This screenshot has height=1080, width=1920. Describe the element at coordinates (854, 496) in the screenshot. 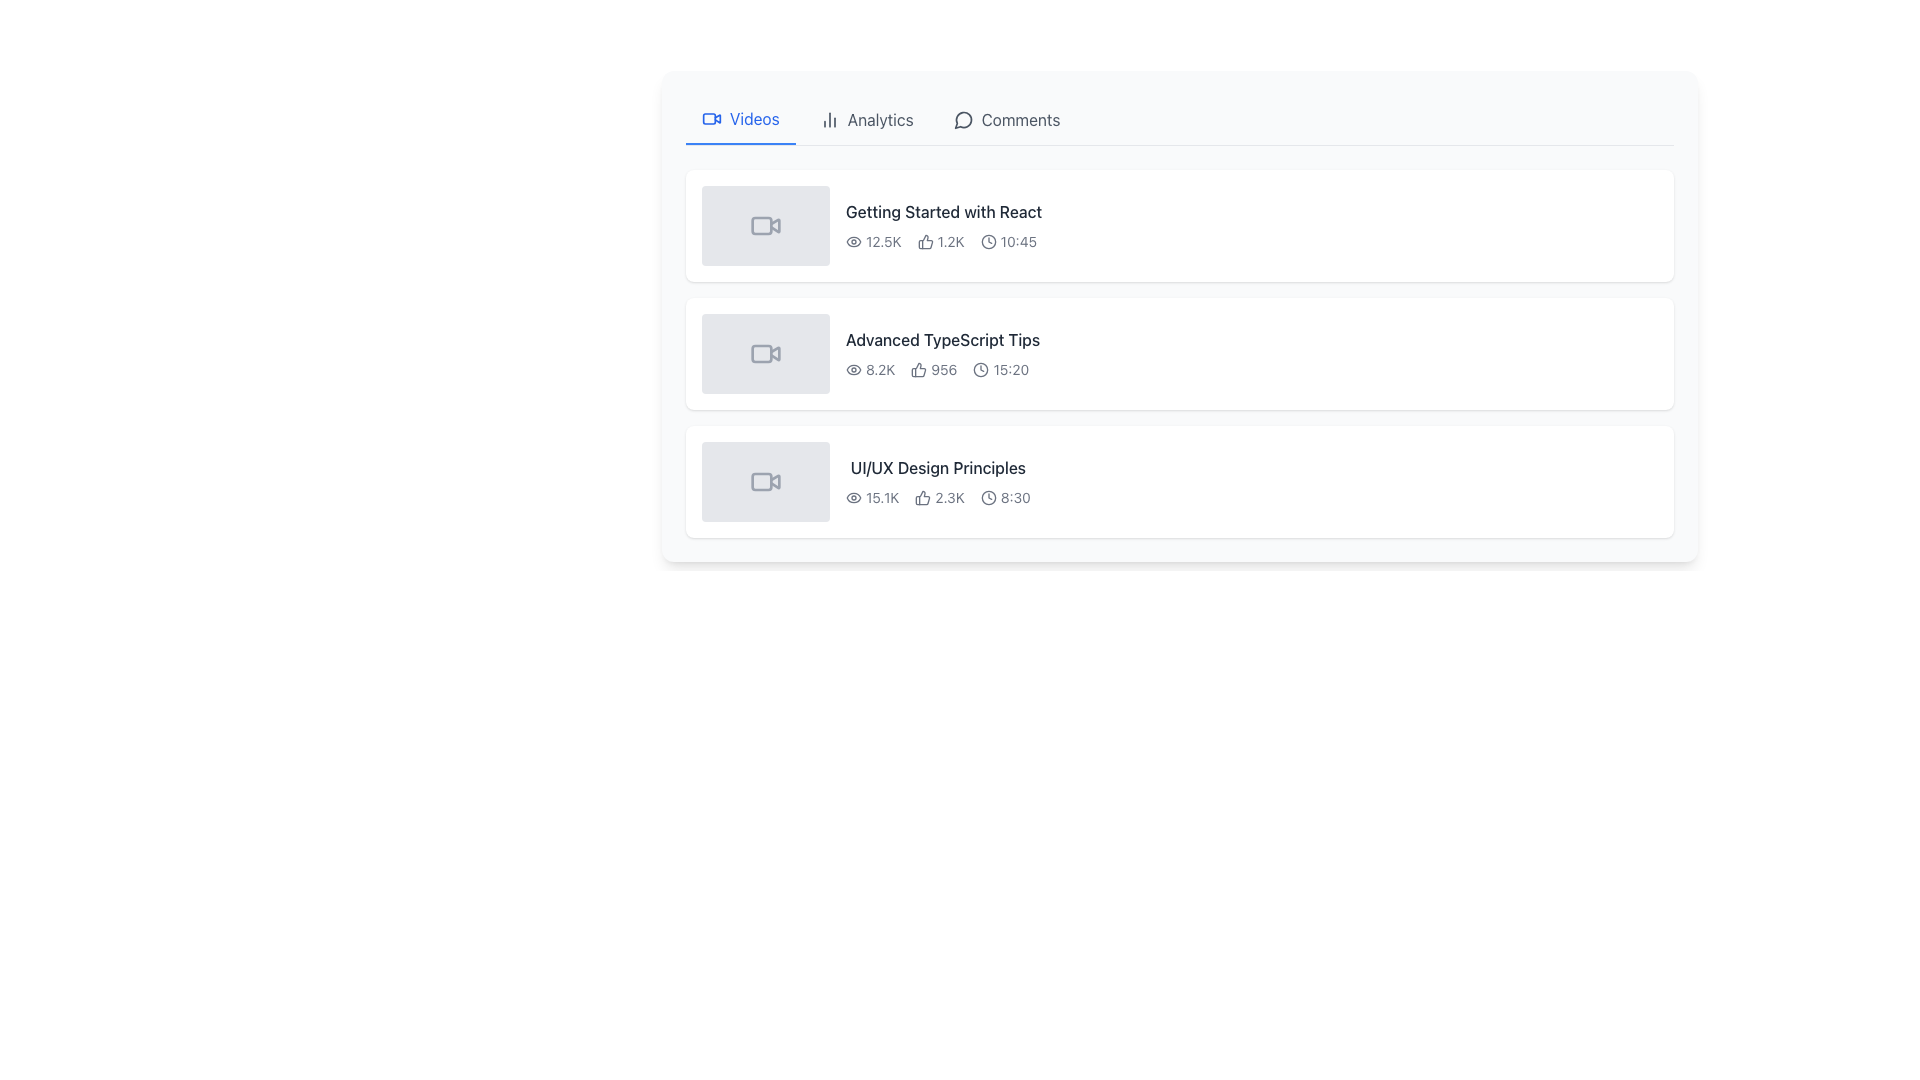

I see `the visibility toggle icon located in the top-left corner of the interface` at that location.